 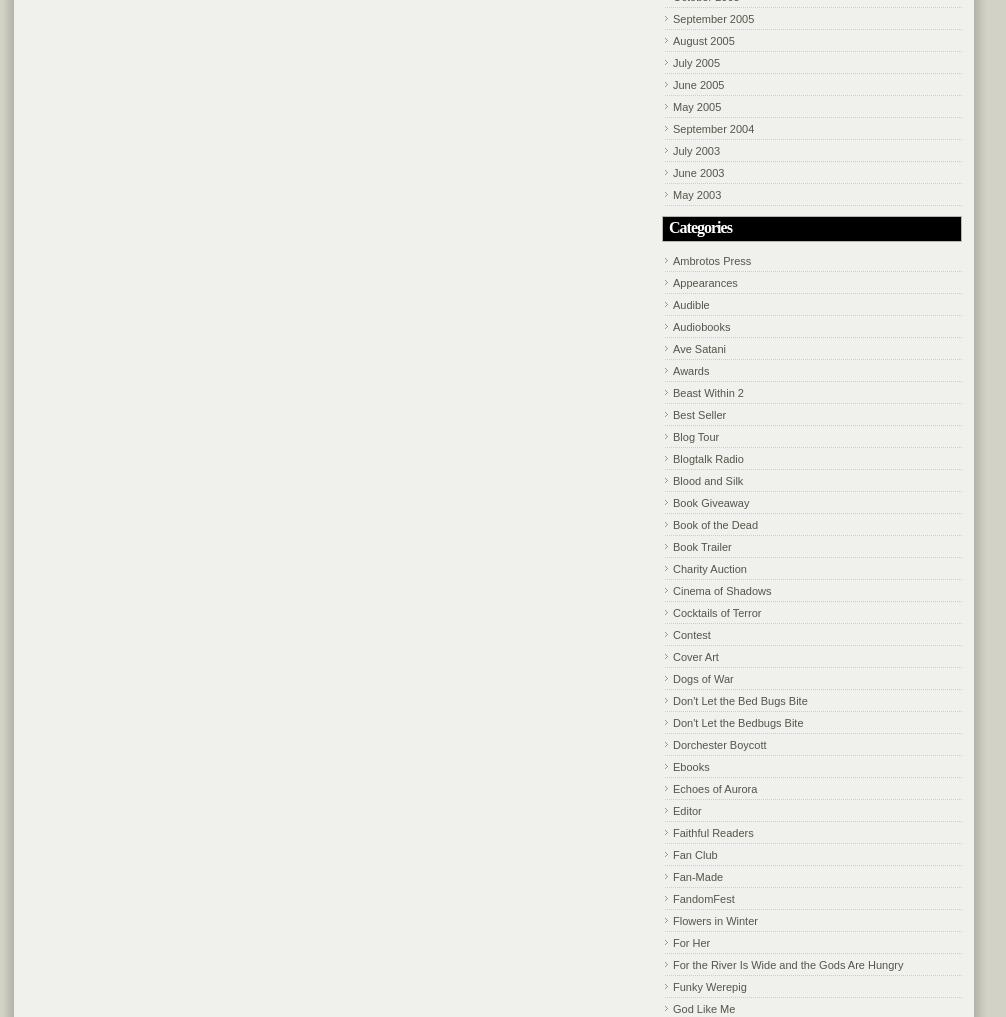 What do you see at coordinates (740, 699) in the screenshot?
I see `'Don't Let the Bed Bugs Bite'` at bounding box center [740, 699].